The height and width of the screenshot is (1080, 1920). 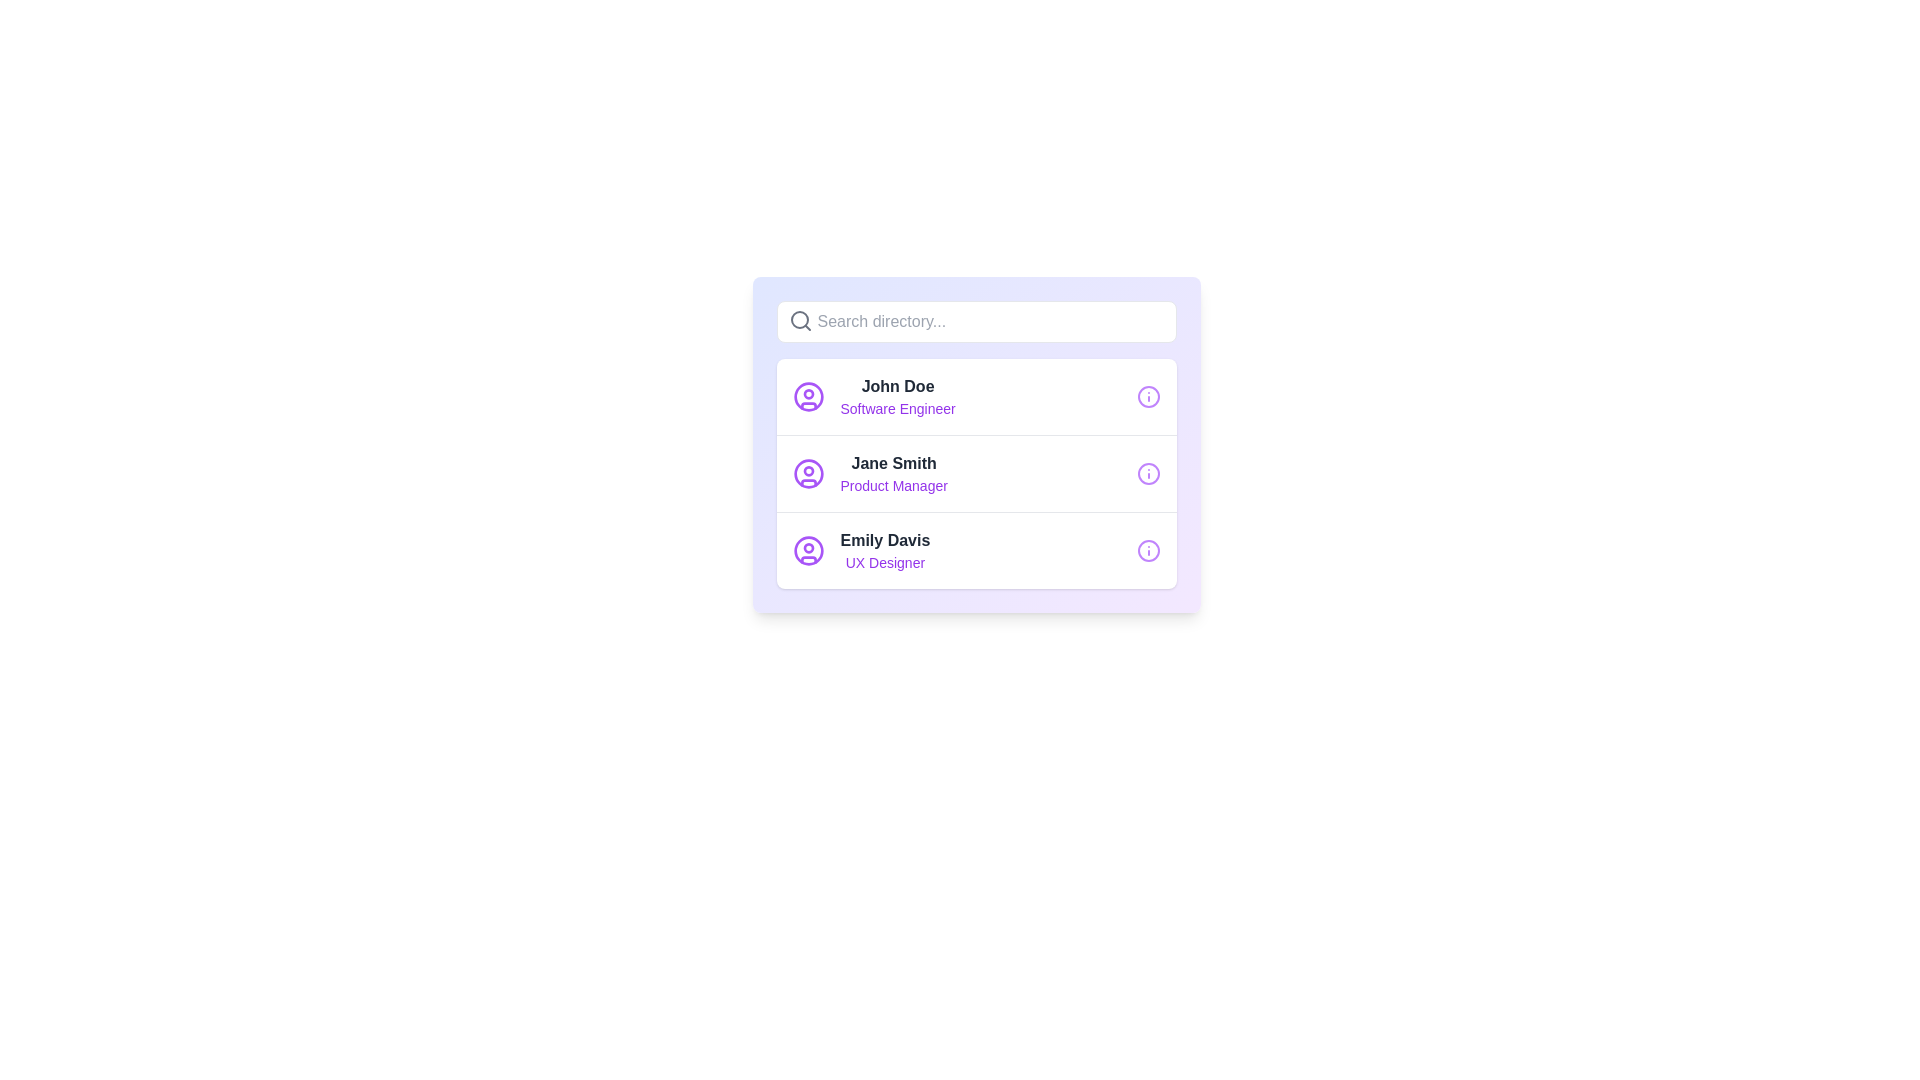 What do you see at coordinates (808, 397) in the screenshot?
I see `the user profile icon representing 'John Doe', which is the first element` at bounding box center [808, 397].